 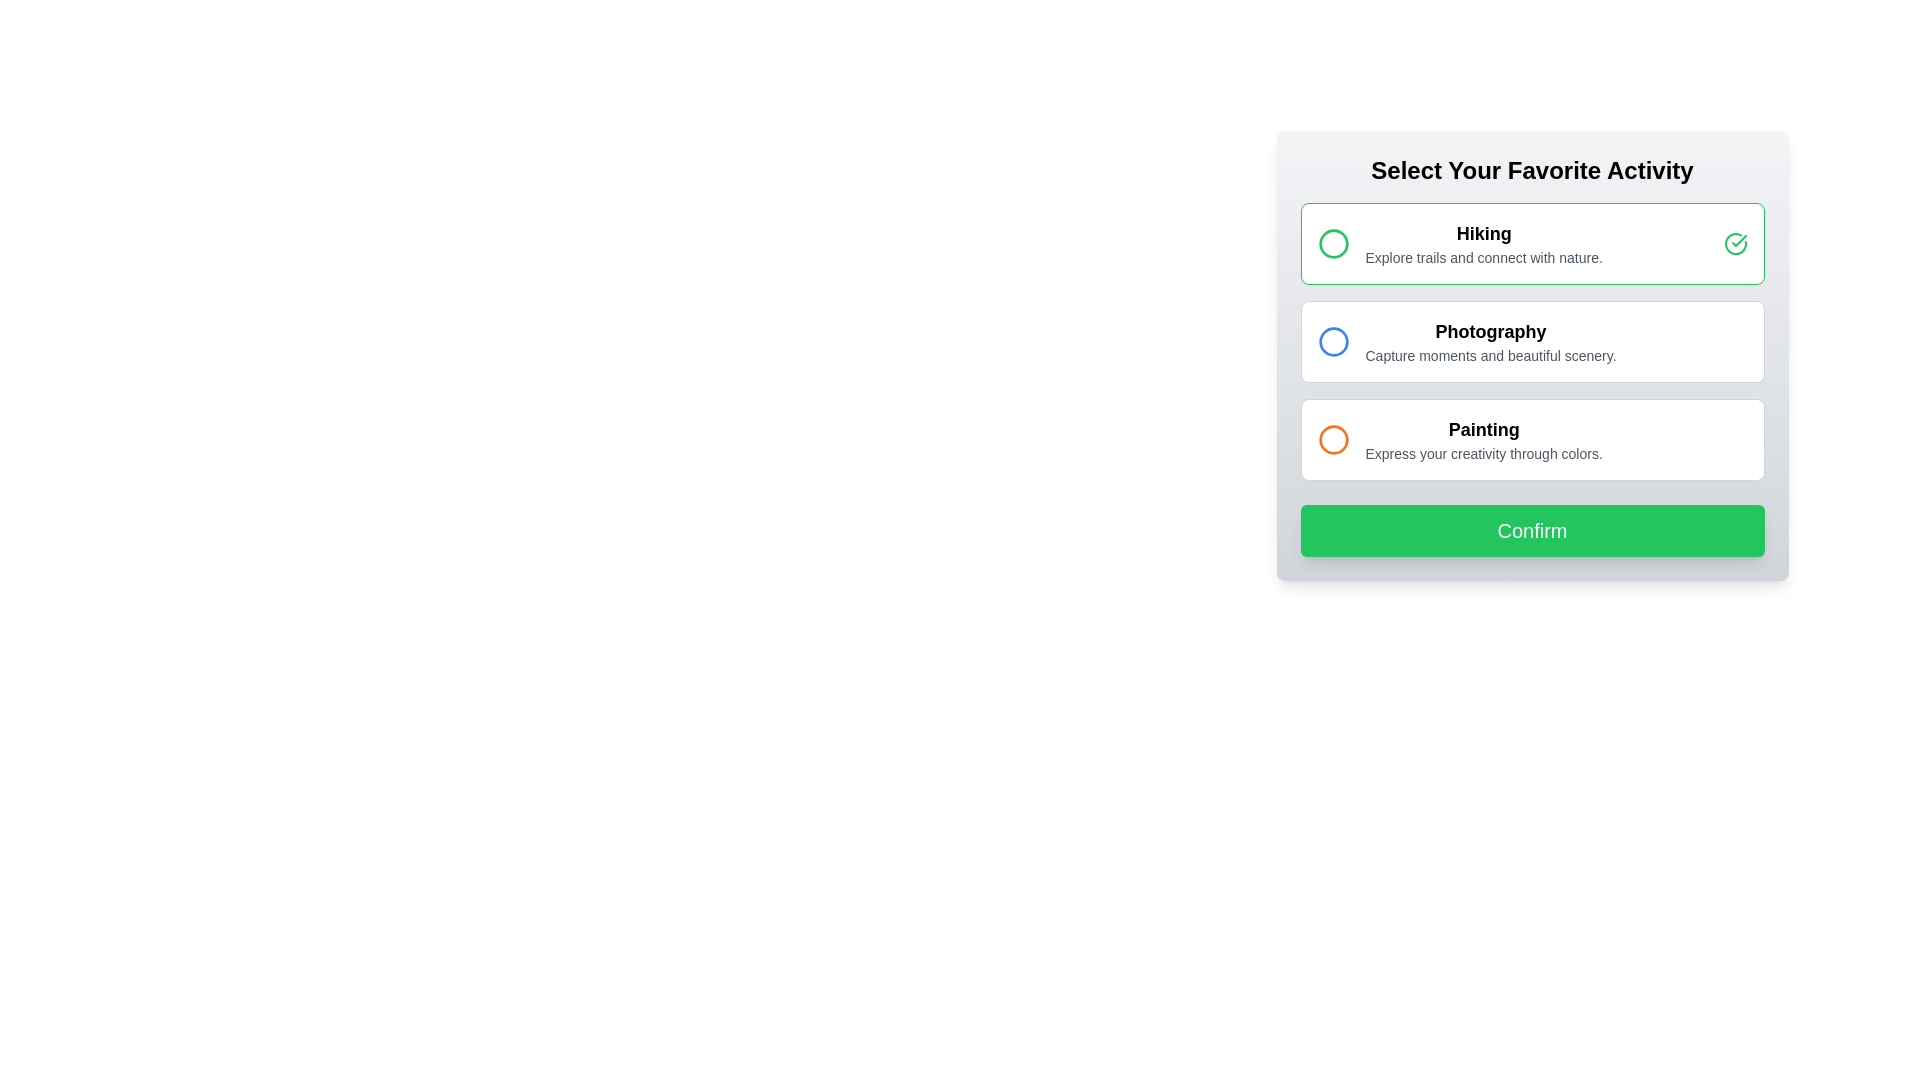 What do you see at coordinates (1460, 438) in the screenshot?
I see `the 'Painting' option in the interactive list` at bounding box center [1460, 438].